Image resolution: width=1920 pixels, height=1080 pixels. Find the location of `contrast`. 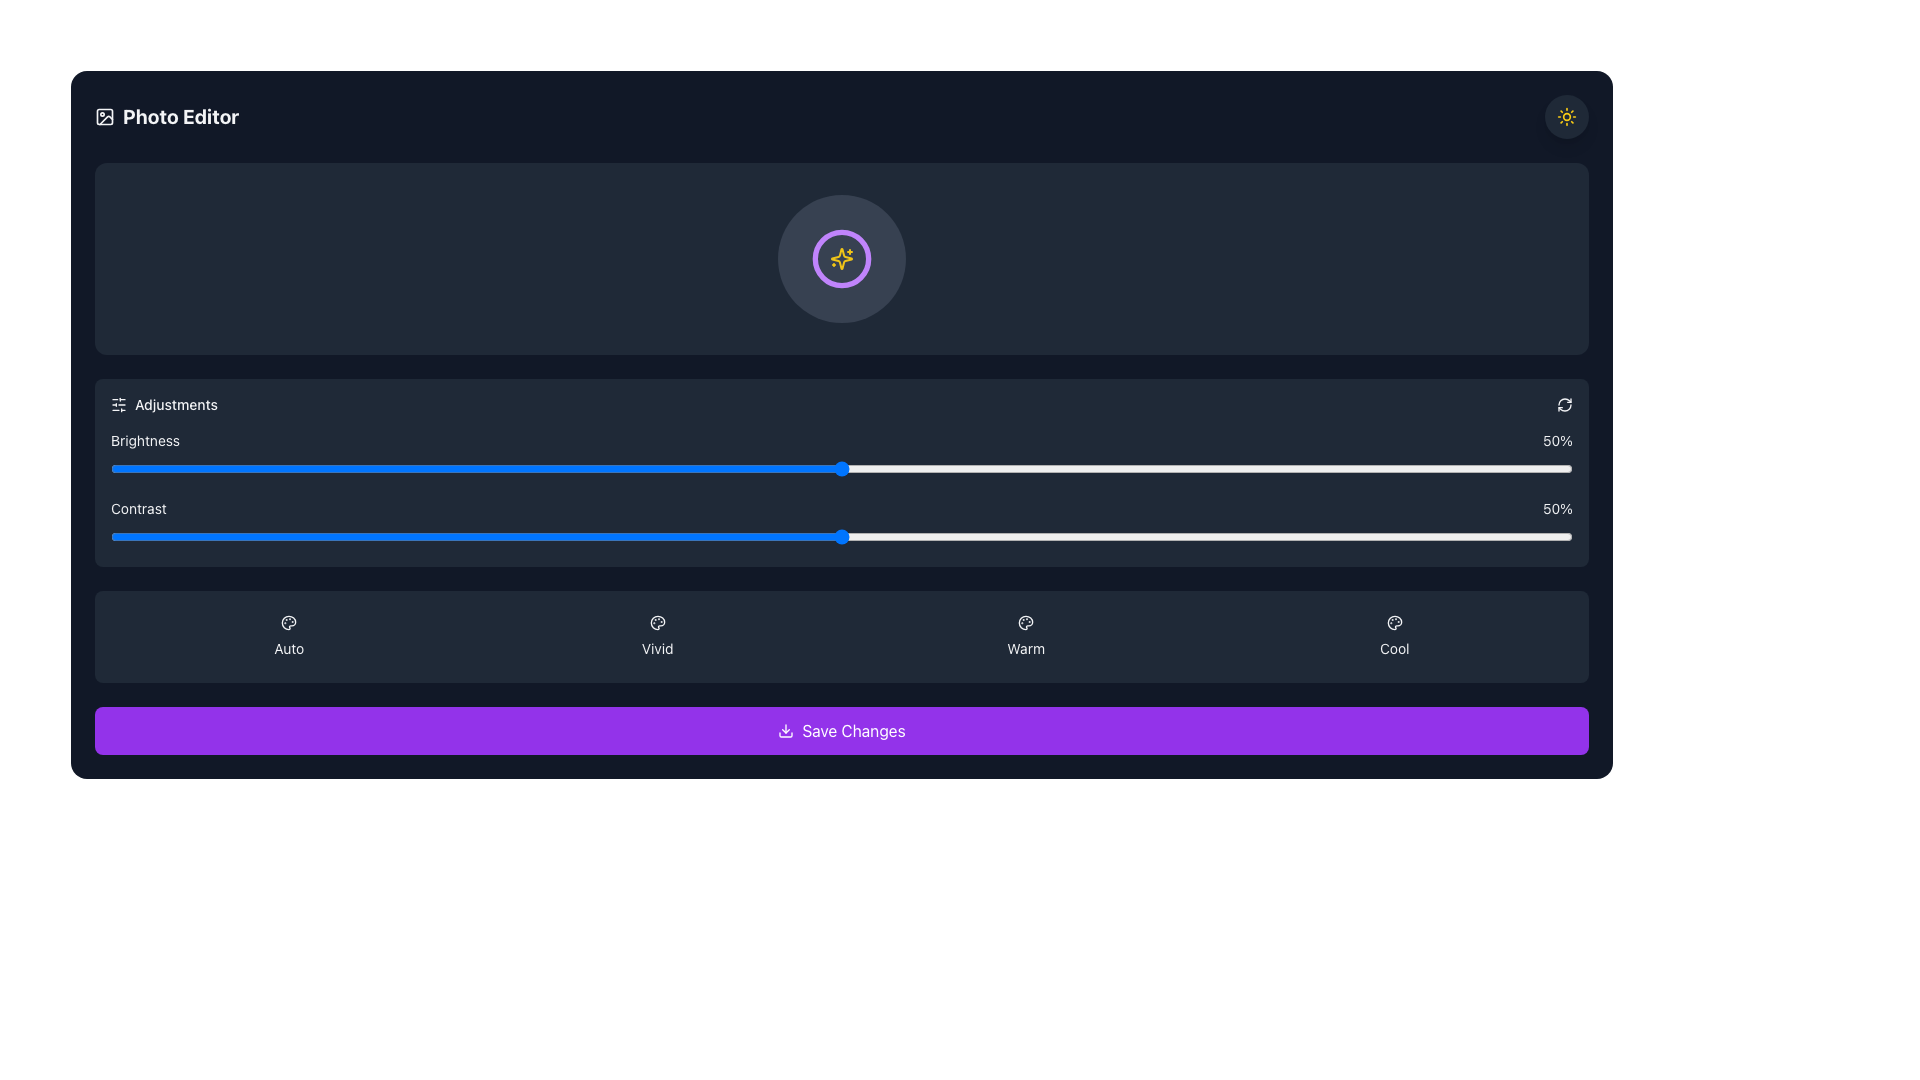

contrast is located at coordinates (636, 535).